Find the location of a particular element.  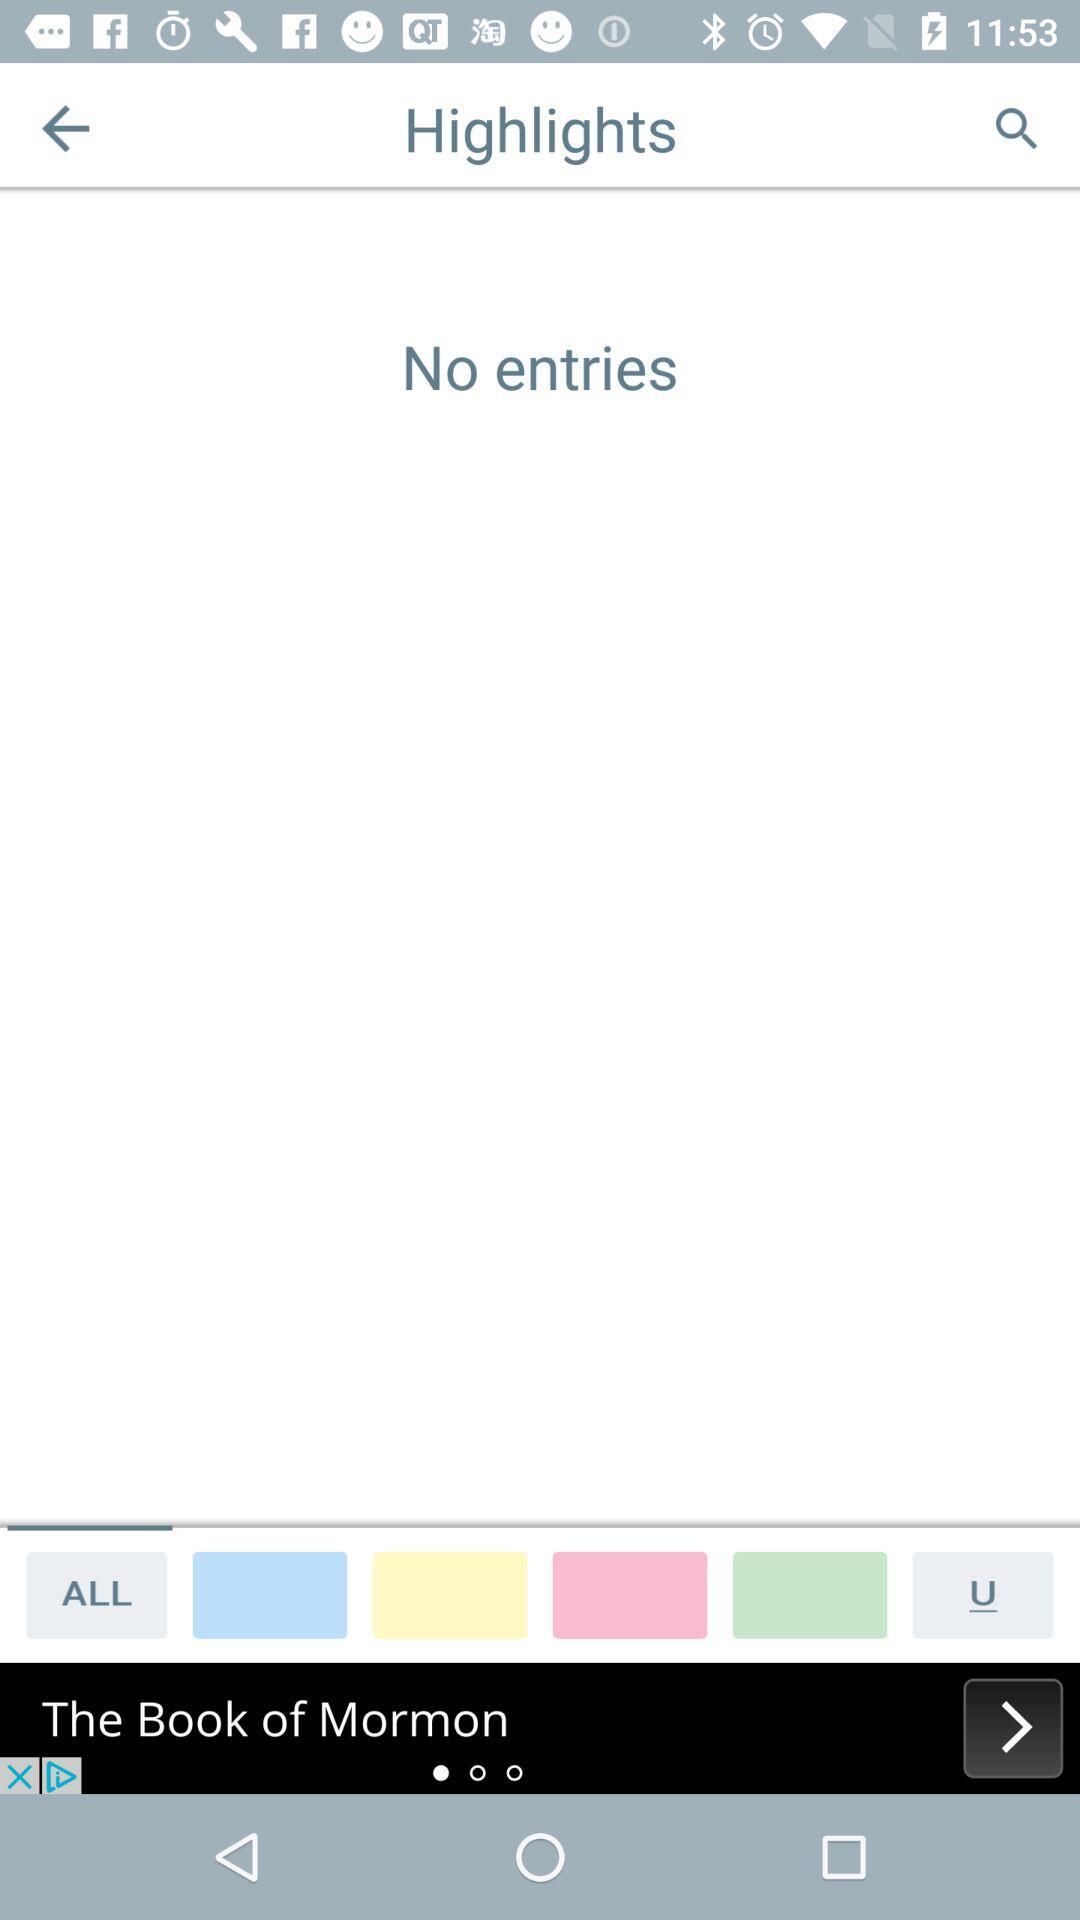

click advertisement is located at coordinates (540, 1727).